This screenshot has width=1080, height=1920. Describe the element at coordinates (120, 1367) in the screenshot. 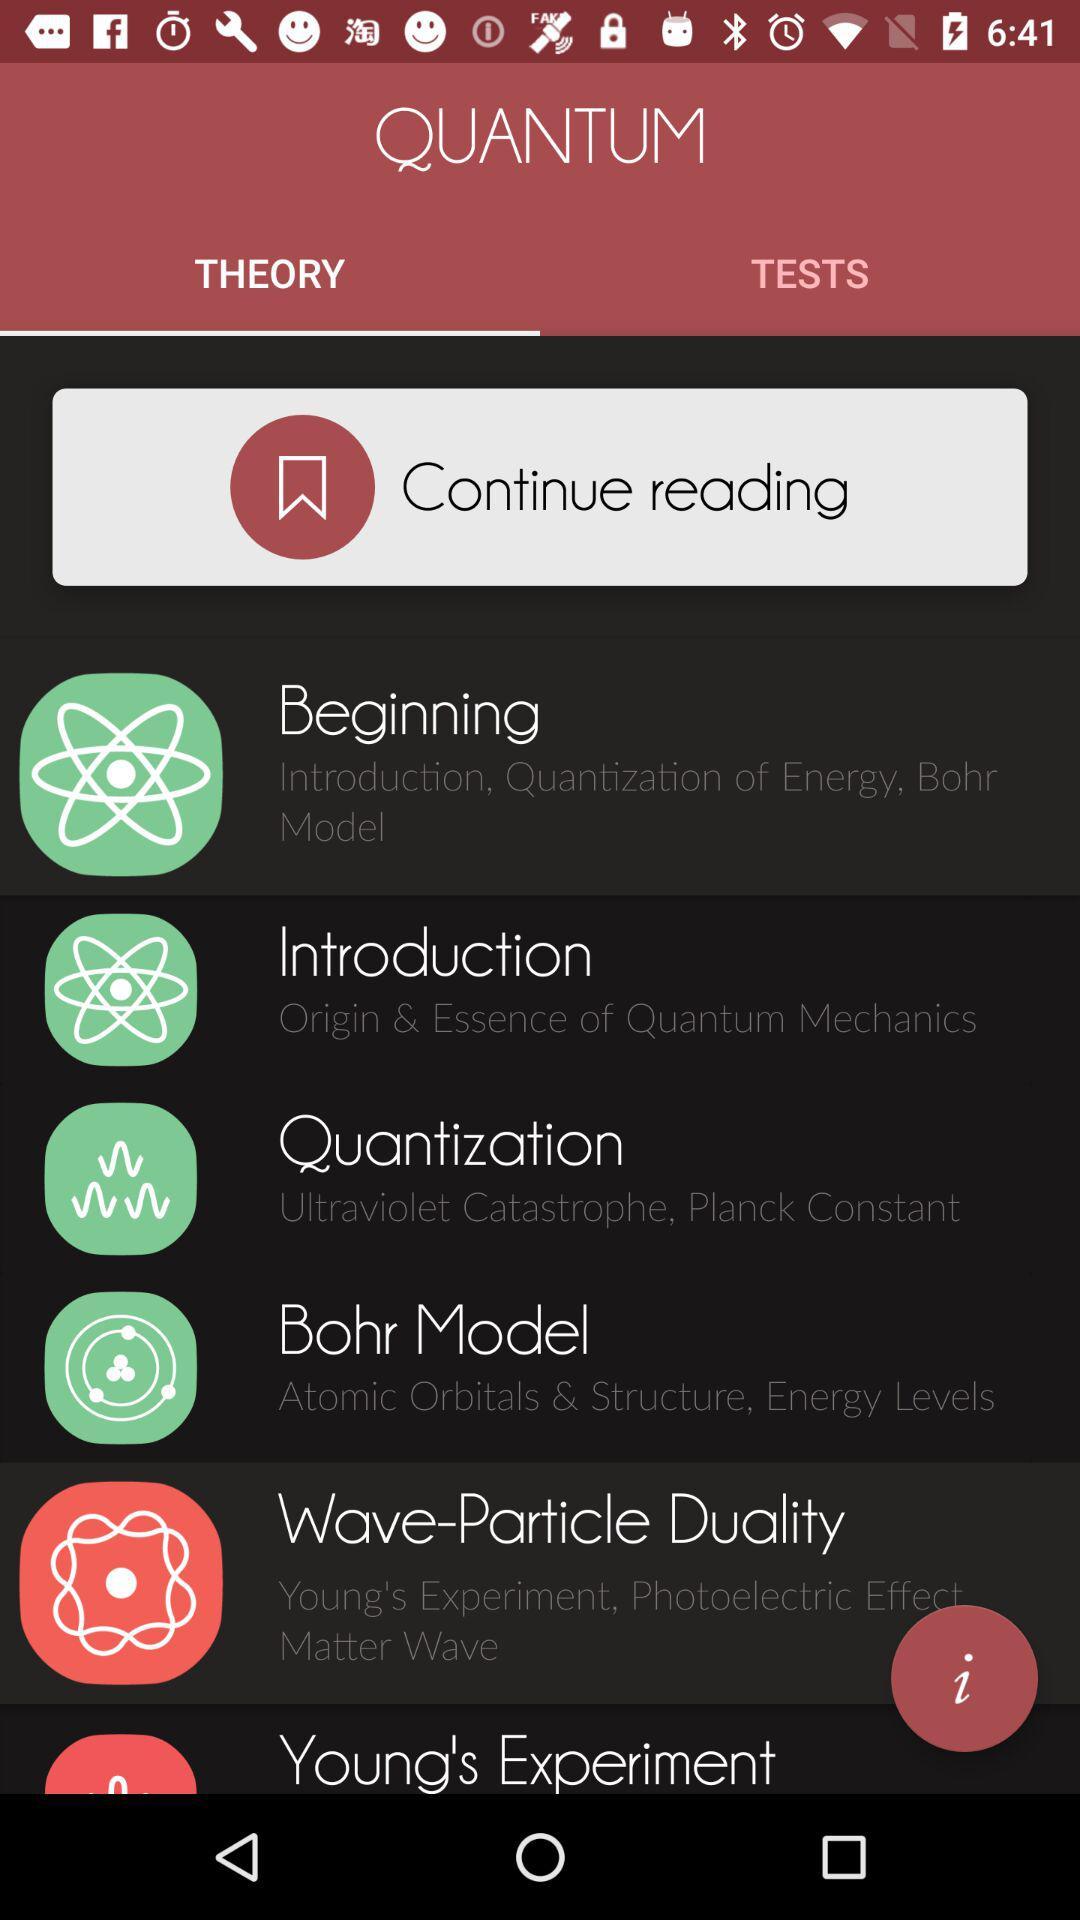

I see `bohr model` at that location.